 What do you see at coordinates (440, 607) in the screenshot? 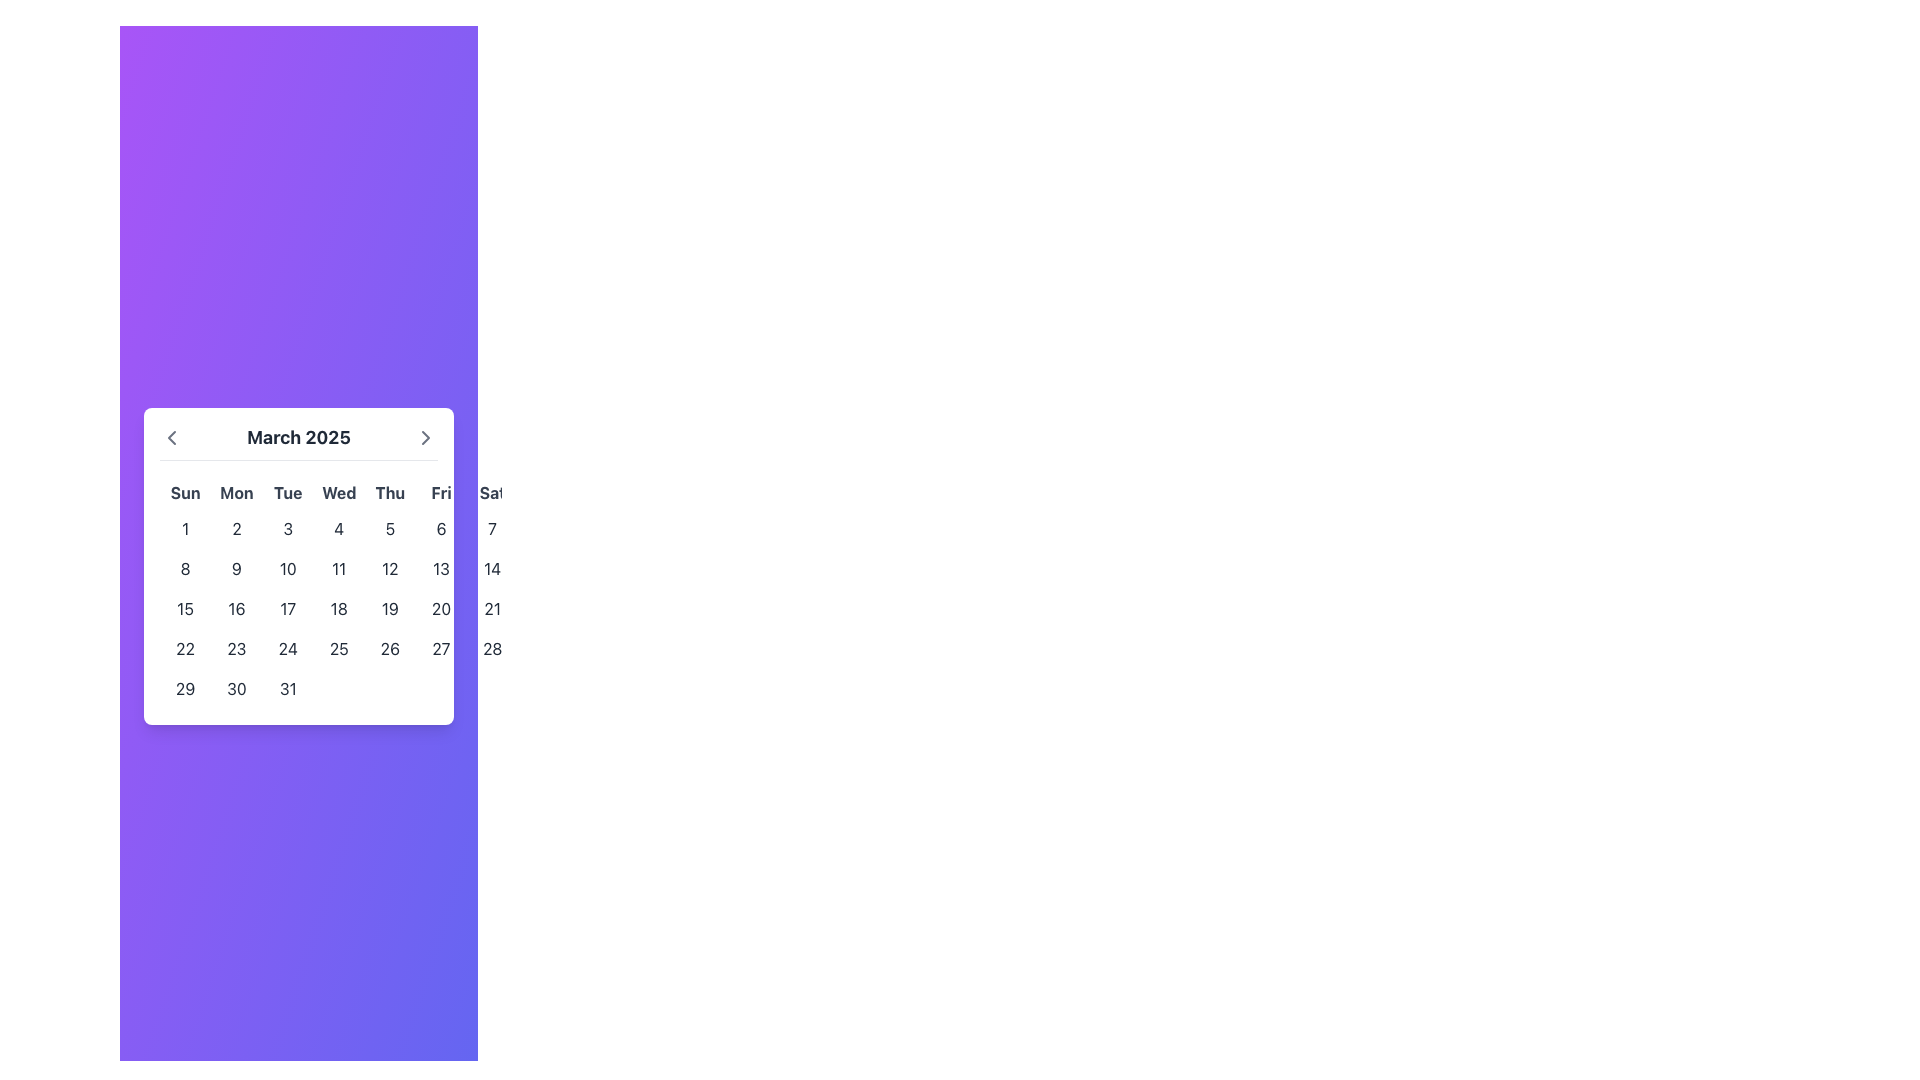
I see `the Calendar Date Cell representing March 20th, 2025` at bounding box center [440, 607].